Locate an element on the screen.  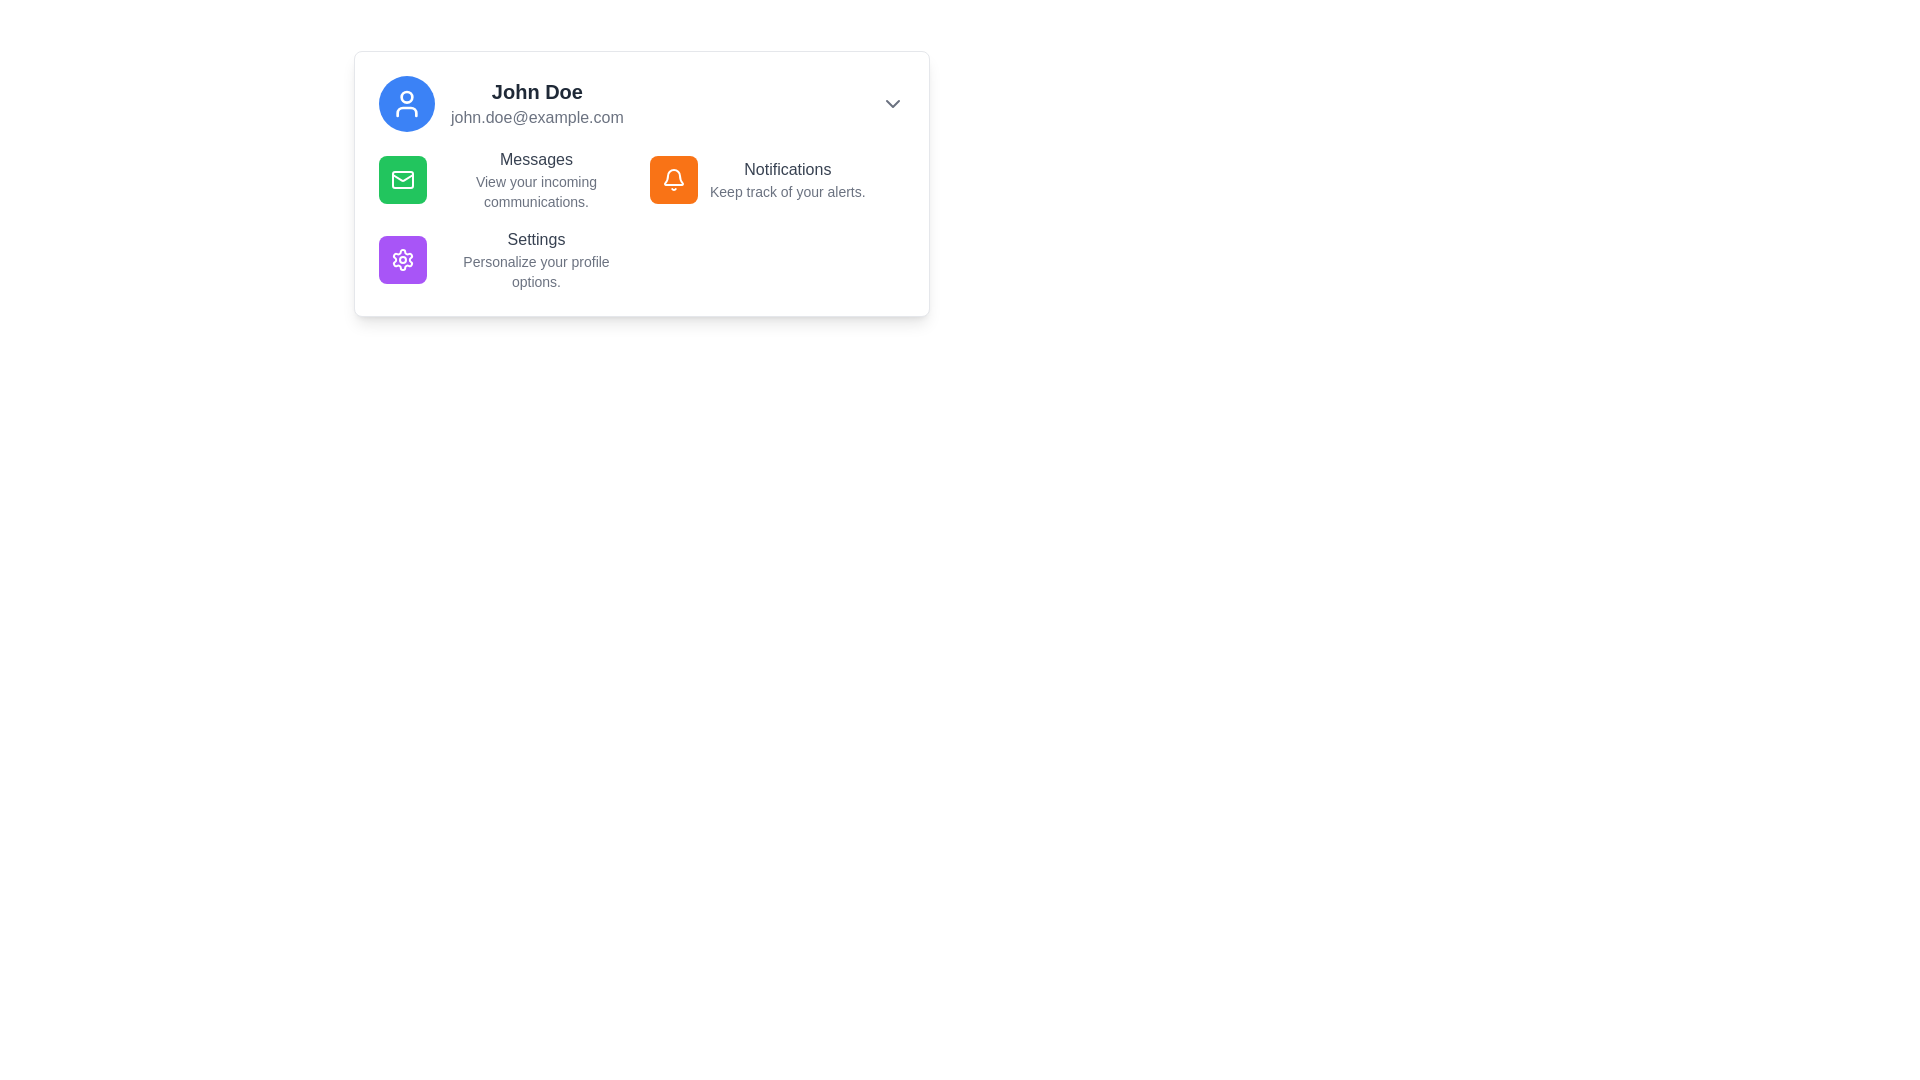
the dropdown trigger icon located on the far-right side of the user profile section containing 'John Doe'. This icon is intended for expanding options or revealing additional information is located at coordinates (891, 104).